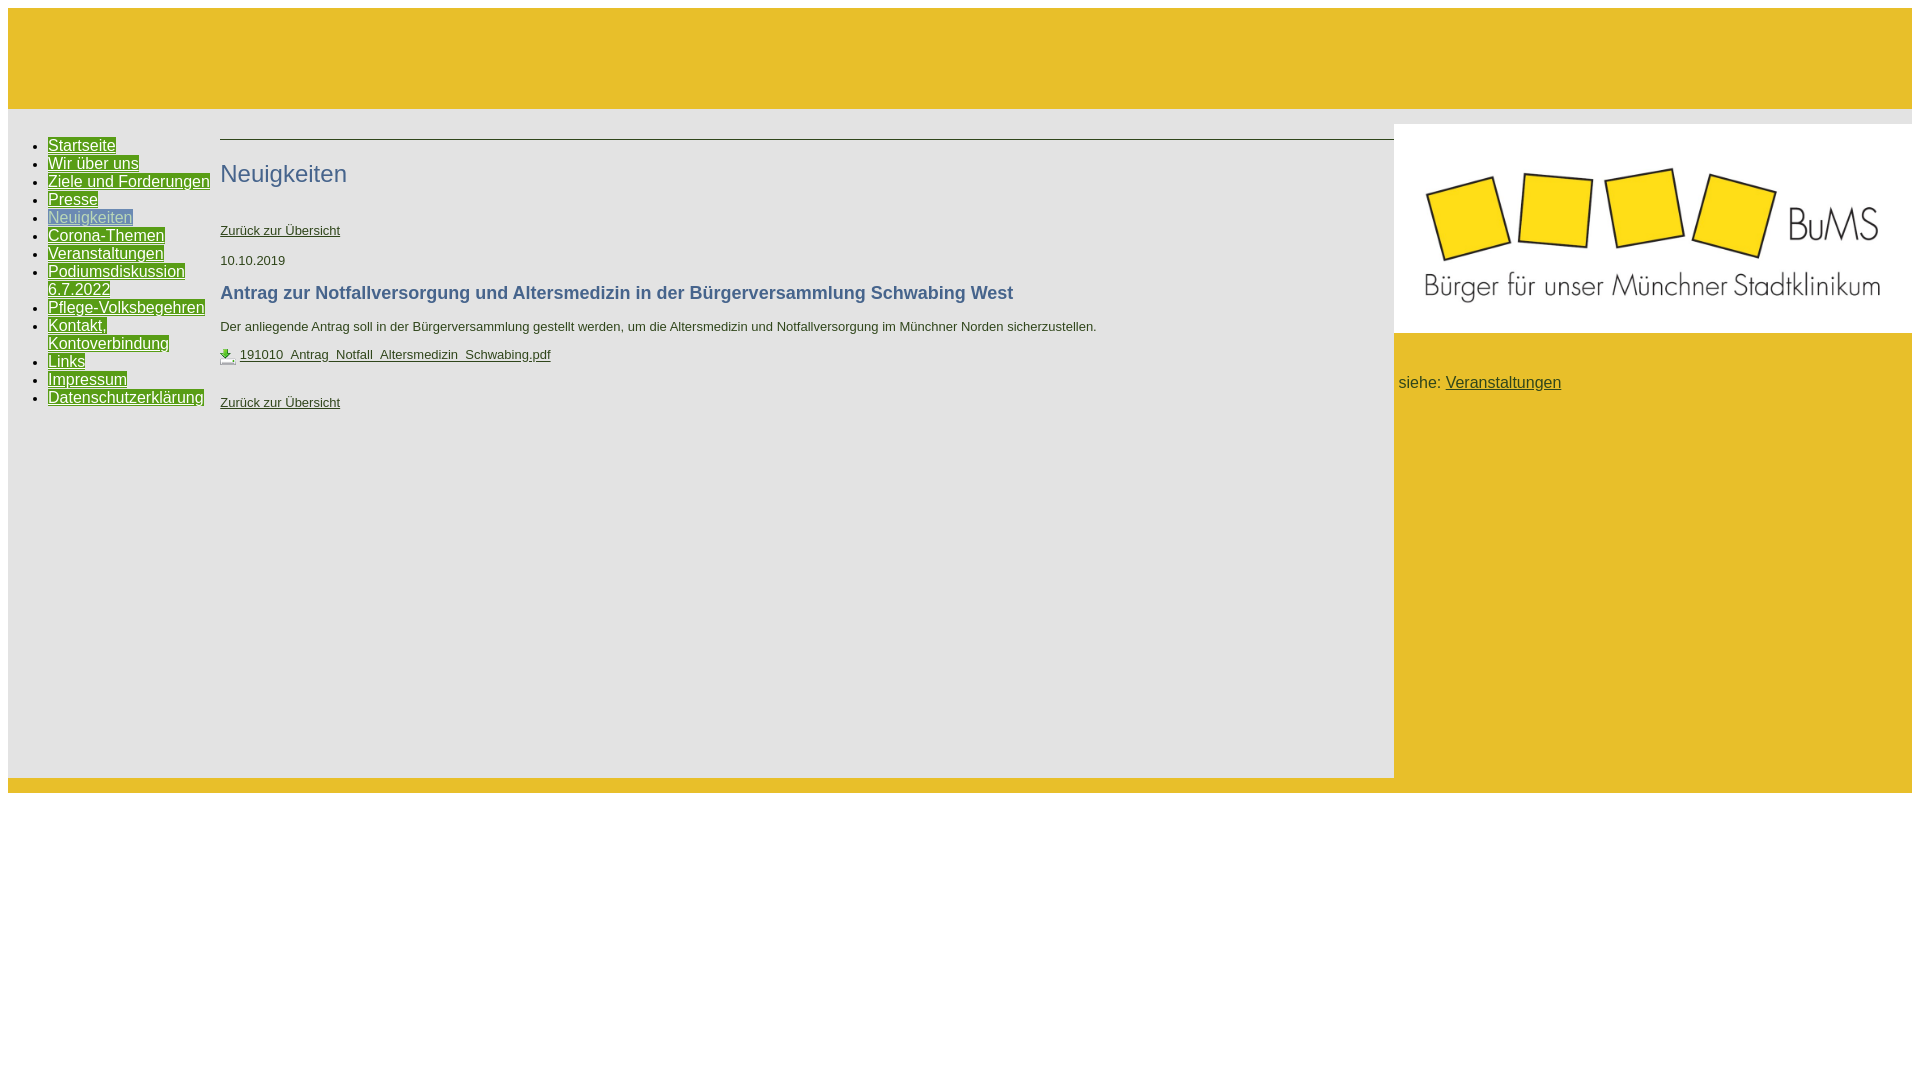 The width and height of the screenshot is (1920, 1080). Describe the element at coordinates (66, 361) in the screenshot. I see `'Links'` at that location.